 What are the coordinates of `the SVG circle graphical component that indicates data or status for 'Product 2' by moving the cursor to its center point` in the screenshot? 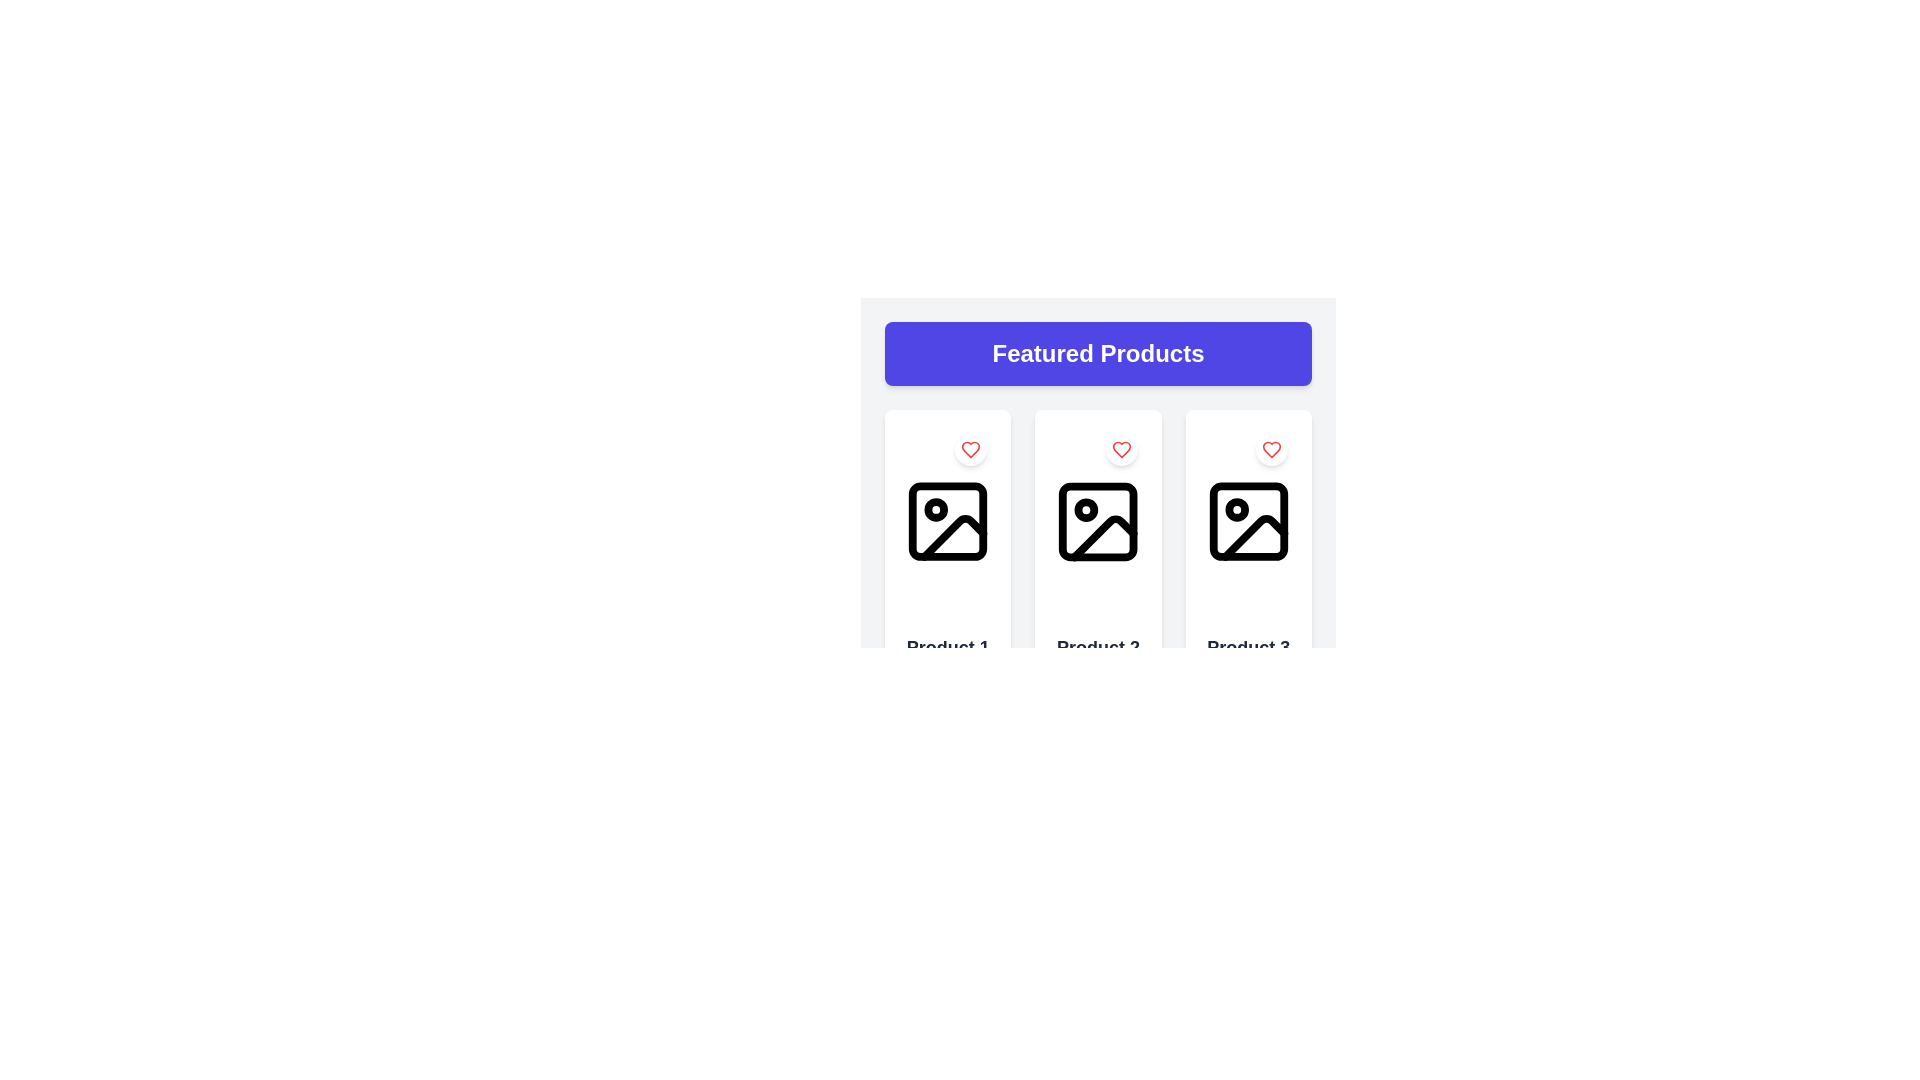 It's located at (1085, 509).